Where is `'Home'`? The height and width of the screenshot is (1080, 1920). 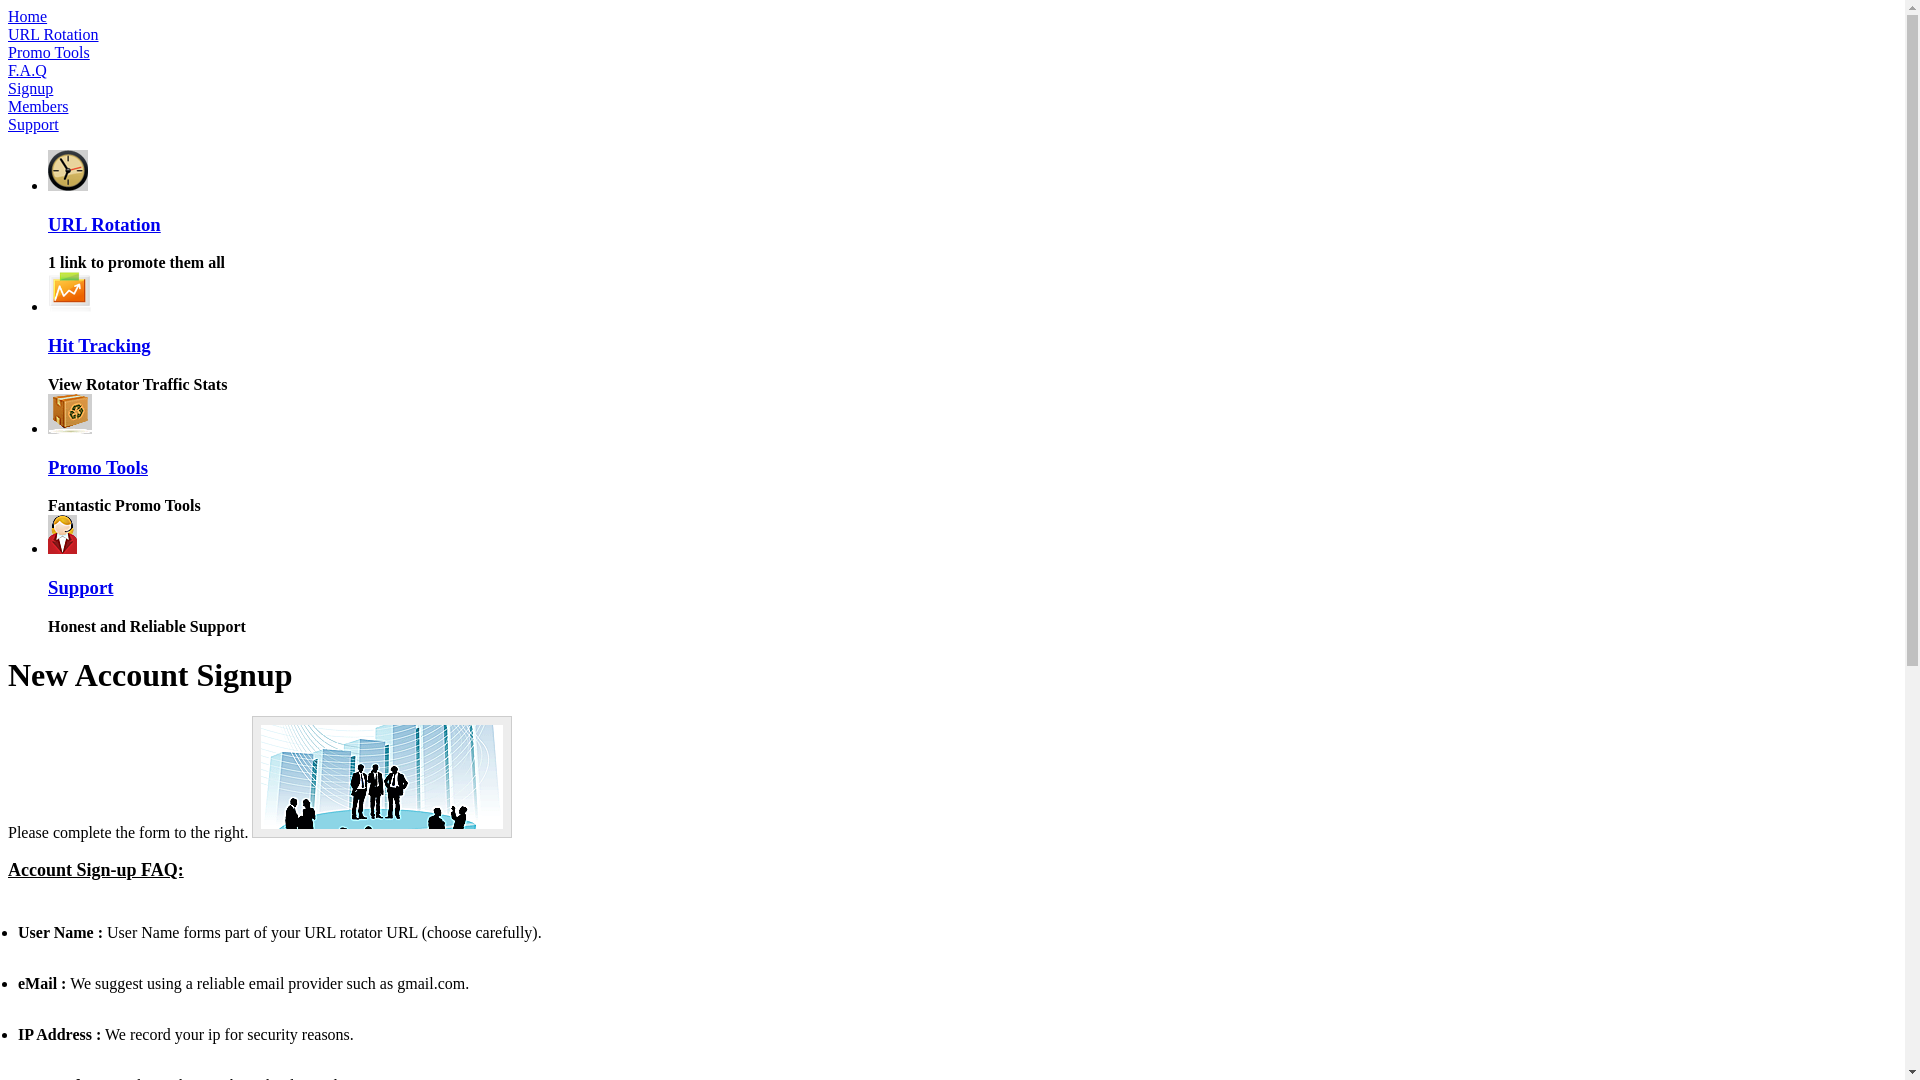
'Home' is located at coordinates (8, 16).